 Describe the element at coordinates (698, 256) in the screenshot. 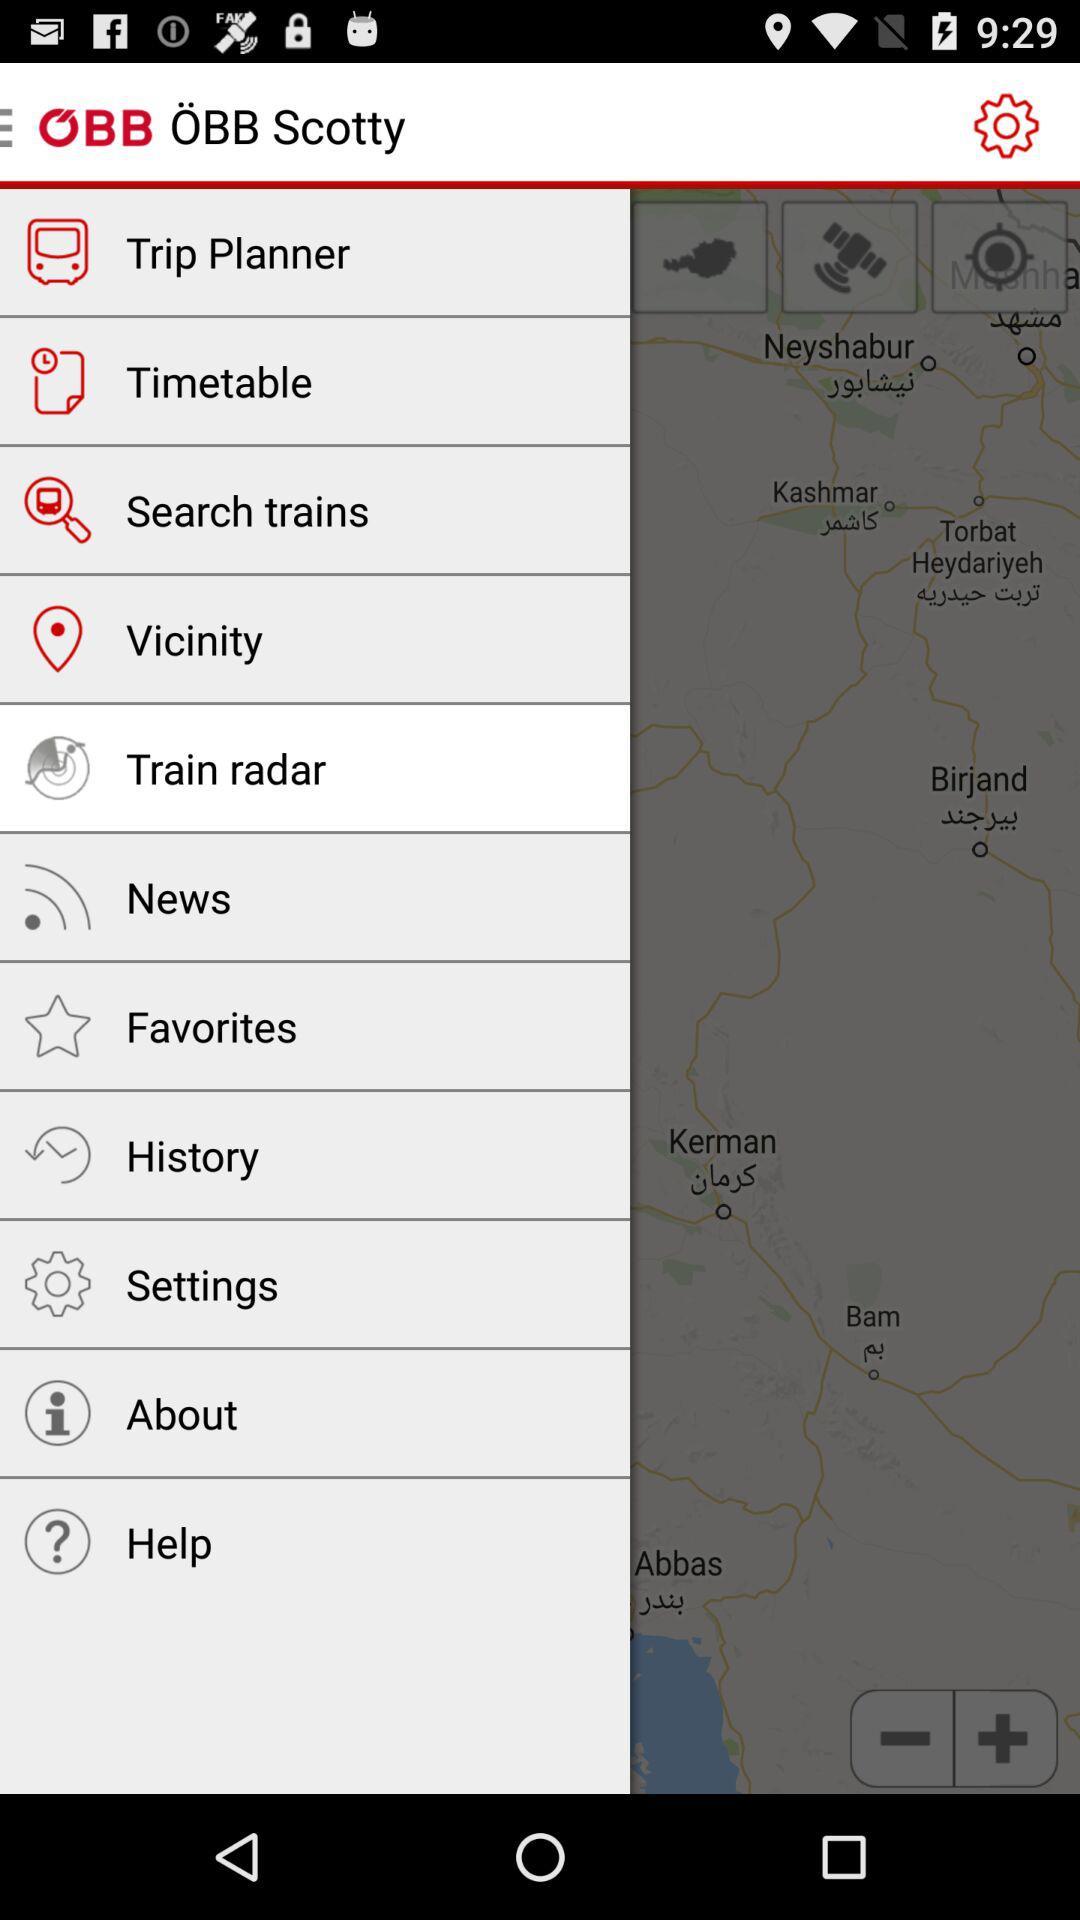

I see `the item next to the trip planner item` at that location.